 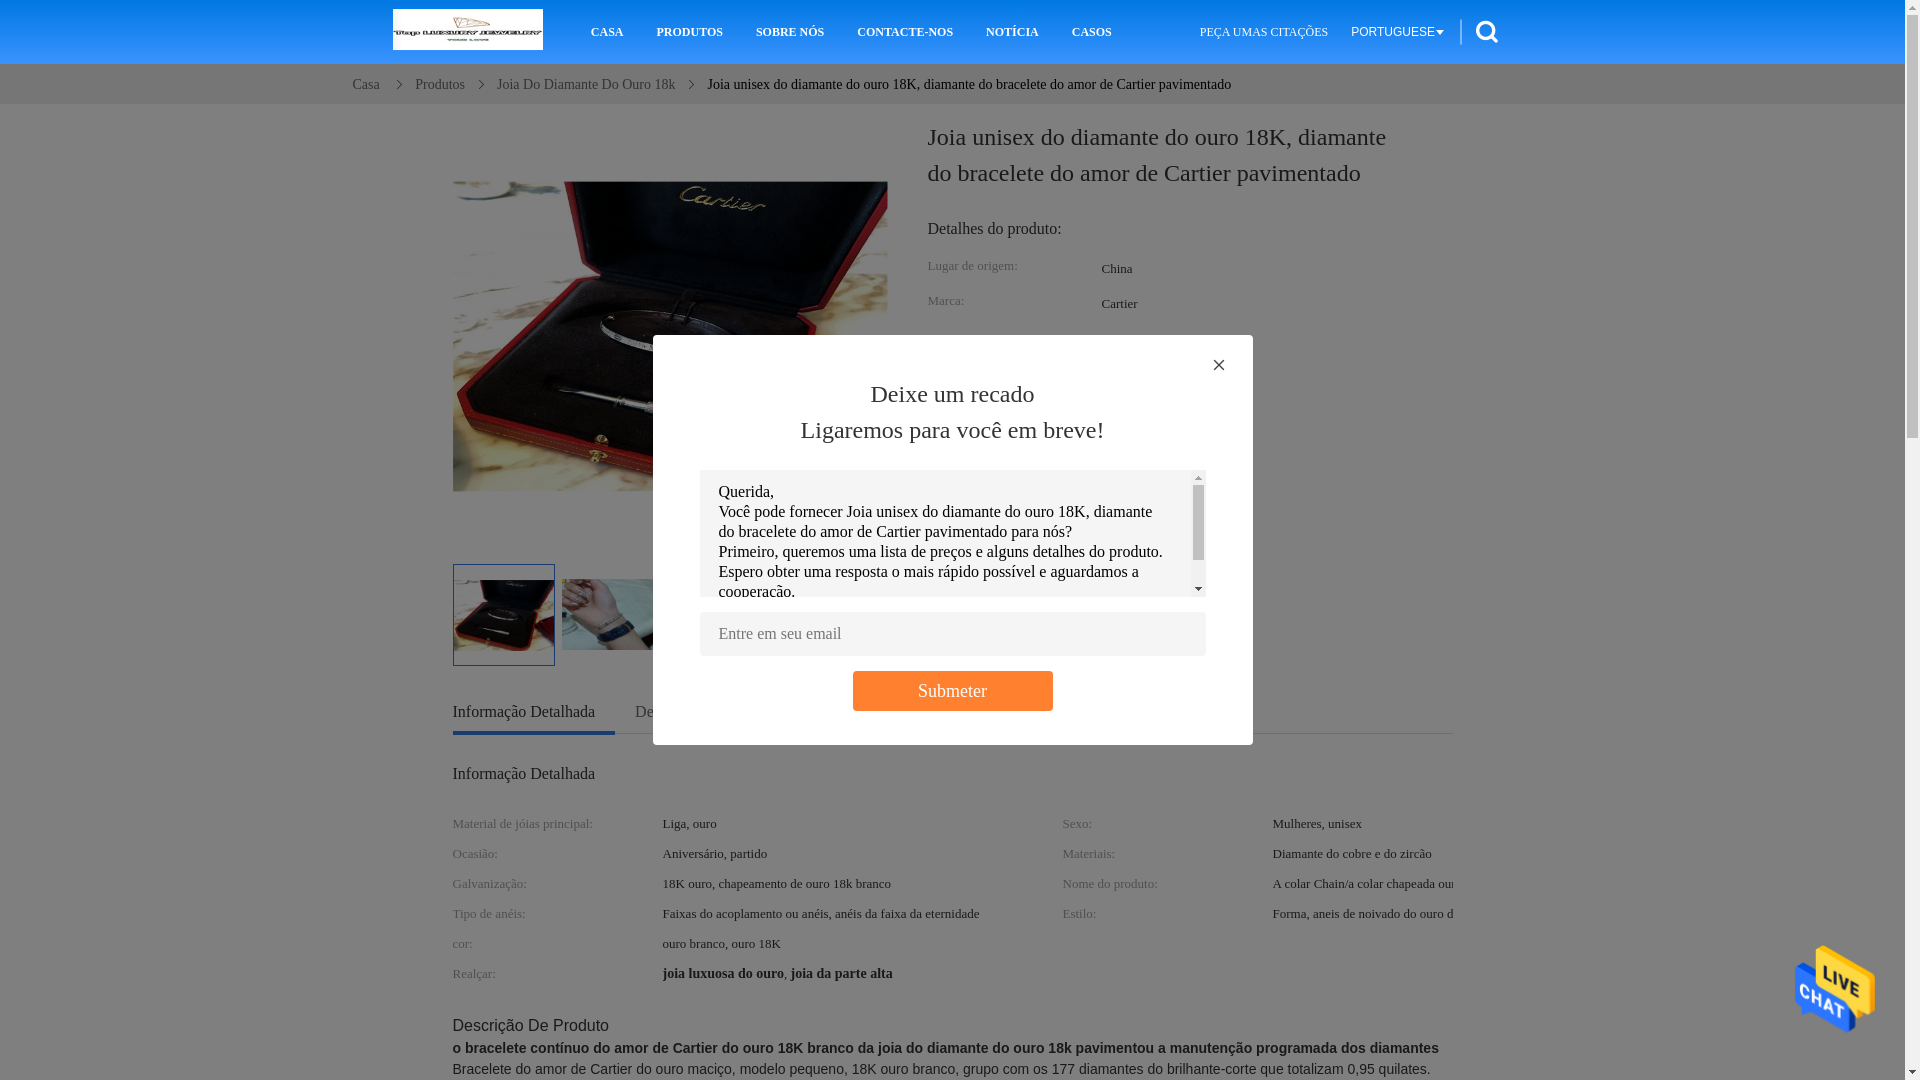 I want to click on 'Joia Do Diamante Do Ouro 18k', so click(x=584, y=83).